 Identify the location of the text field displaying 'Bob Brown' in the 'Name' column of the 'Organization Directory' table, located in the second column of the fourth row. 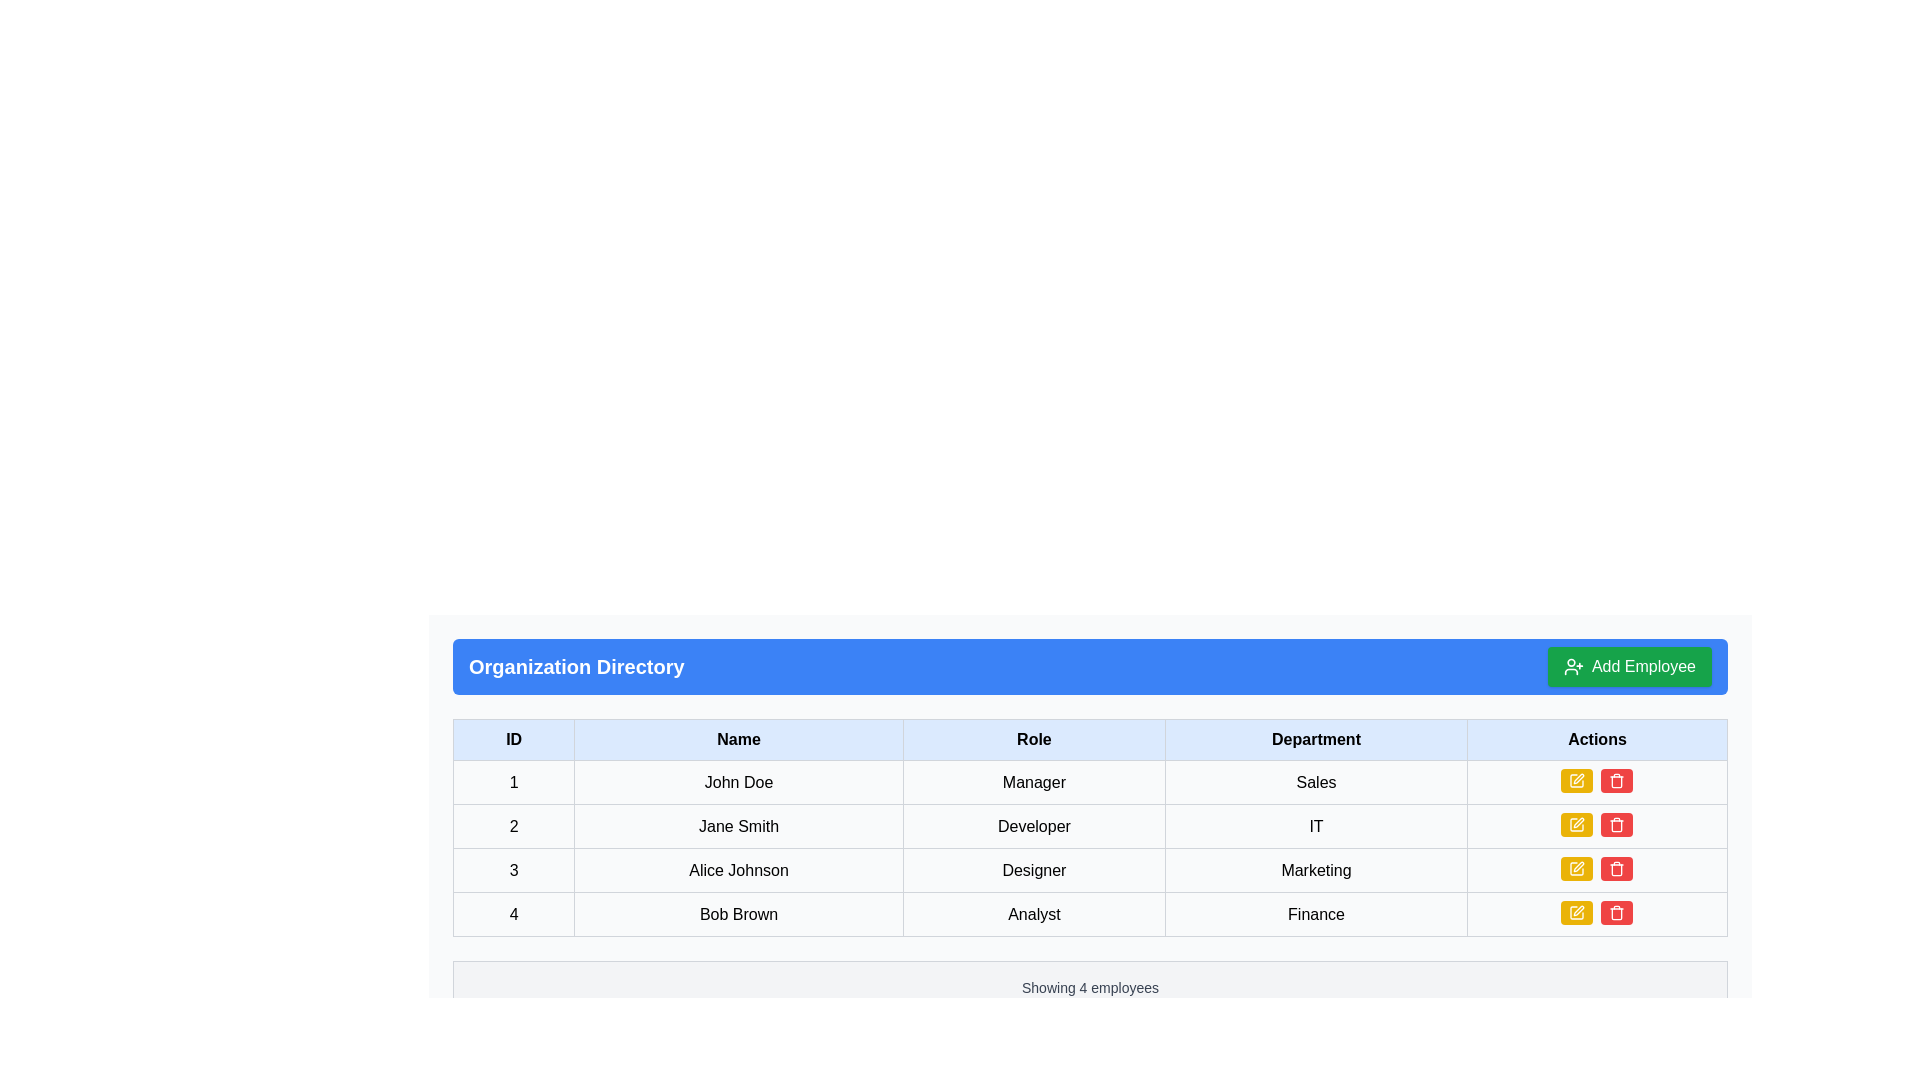
(738, 914).